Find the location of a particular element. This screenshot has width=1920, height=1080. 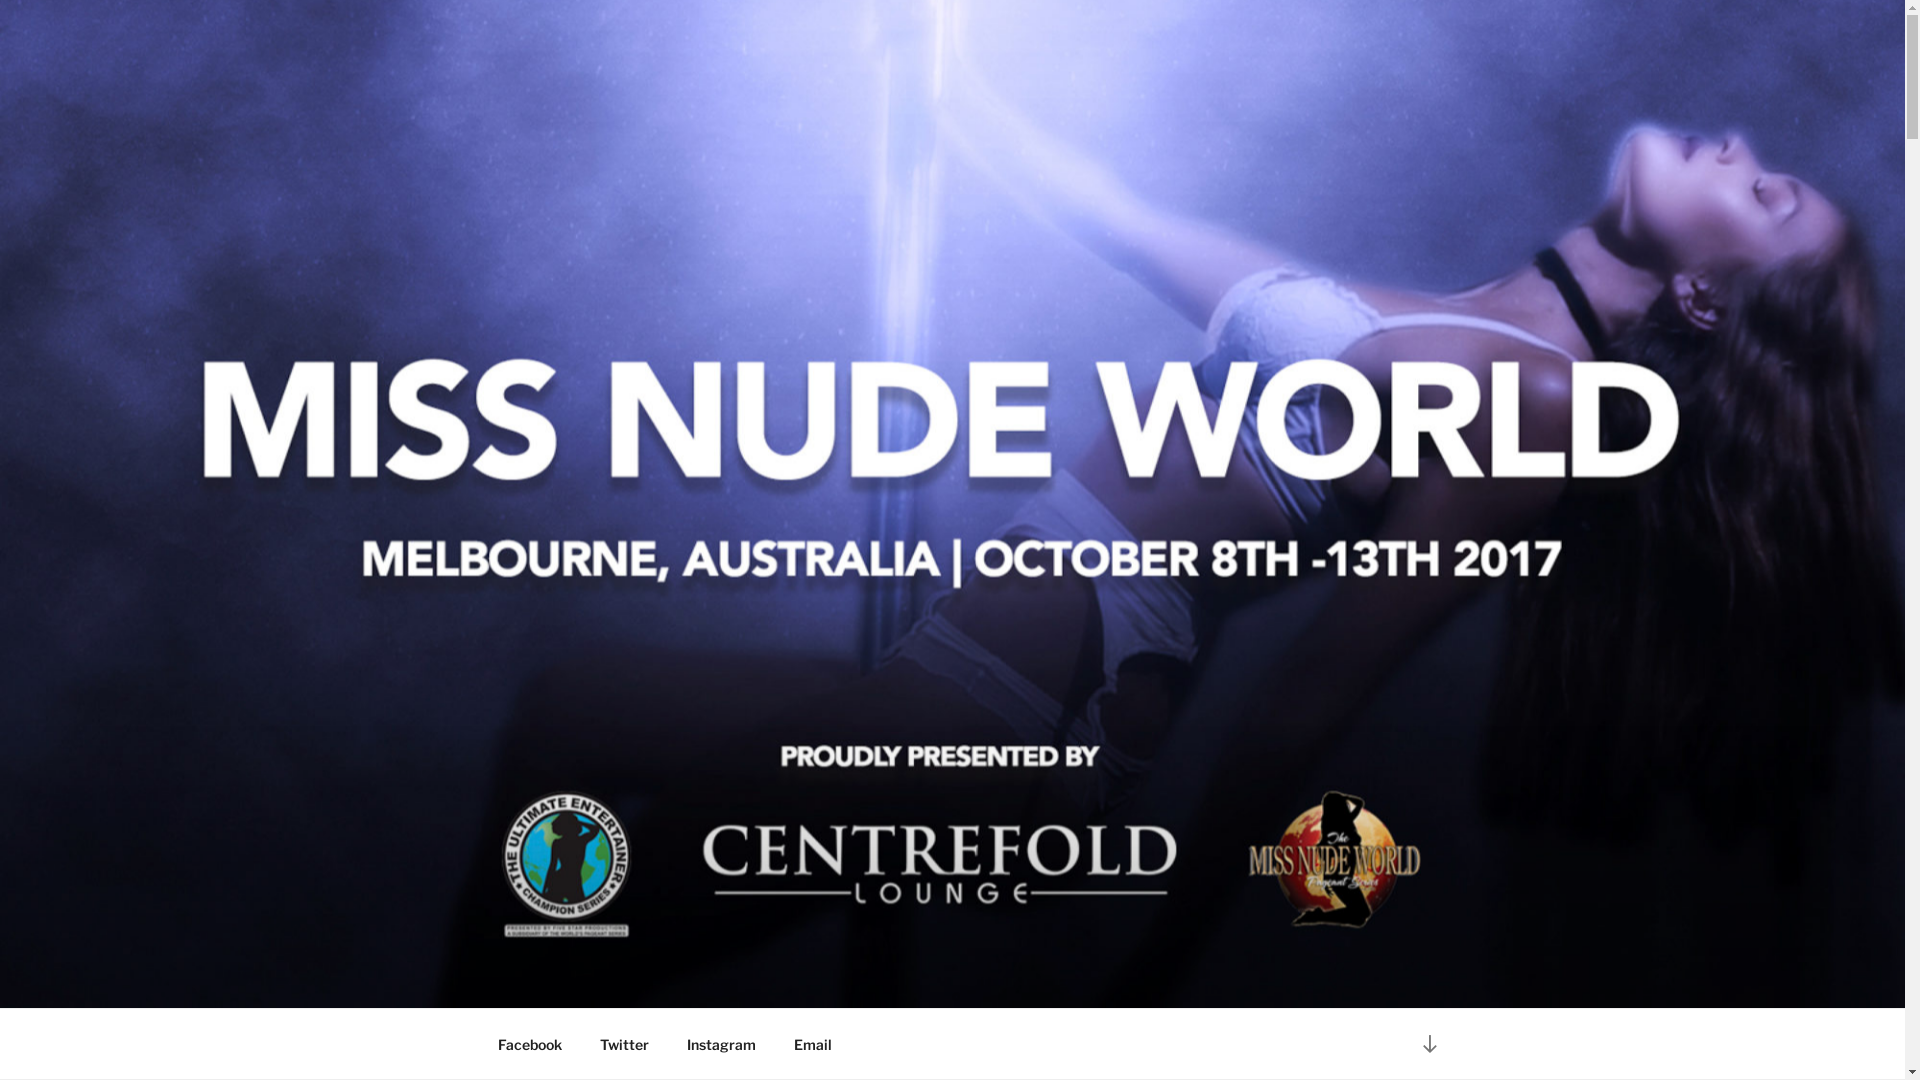

'Instagram' is located at coordinates (670, 1043).